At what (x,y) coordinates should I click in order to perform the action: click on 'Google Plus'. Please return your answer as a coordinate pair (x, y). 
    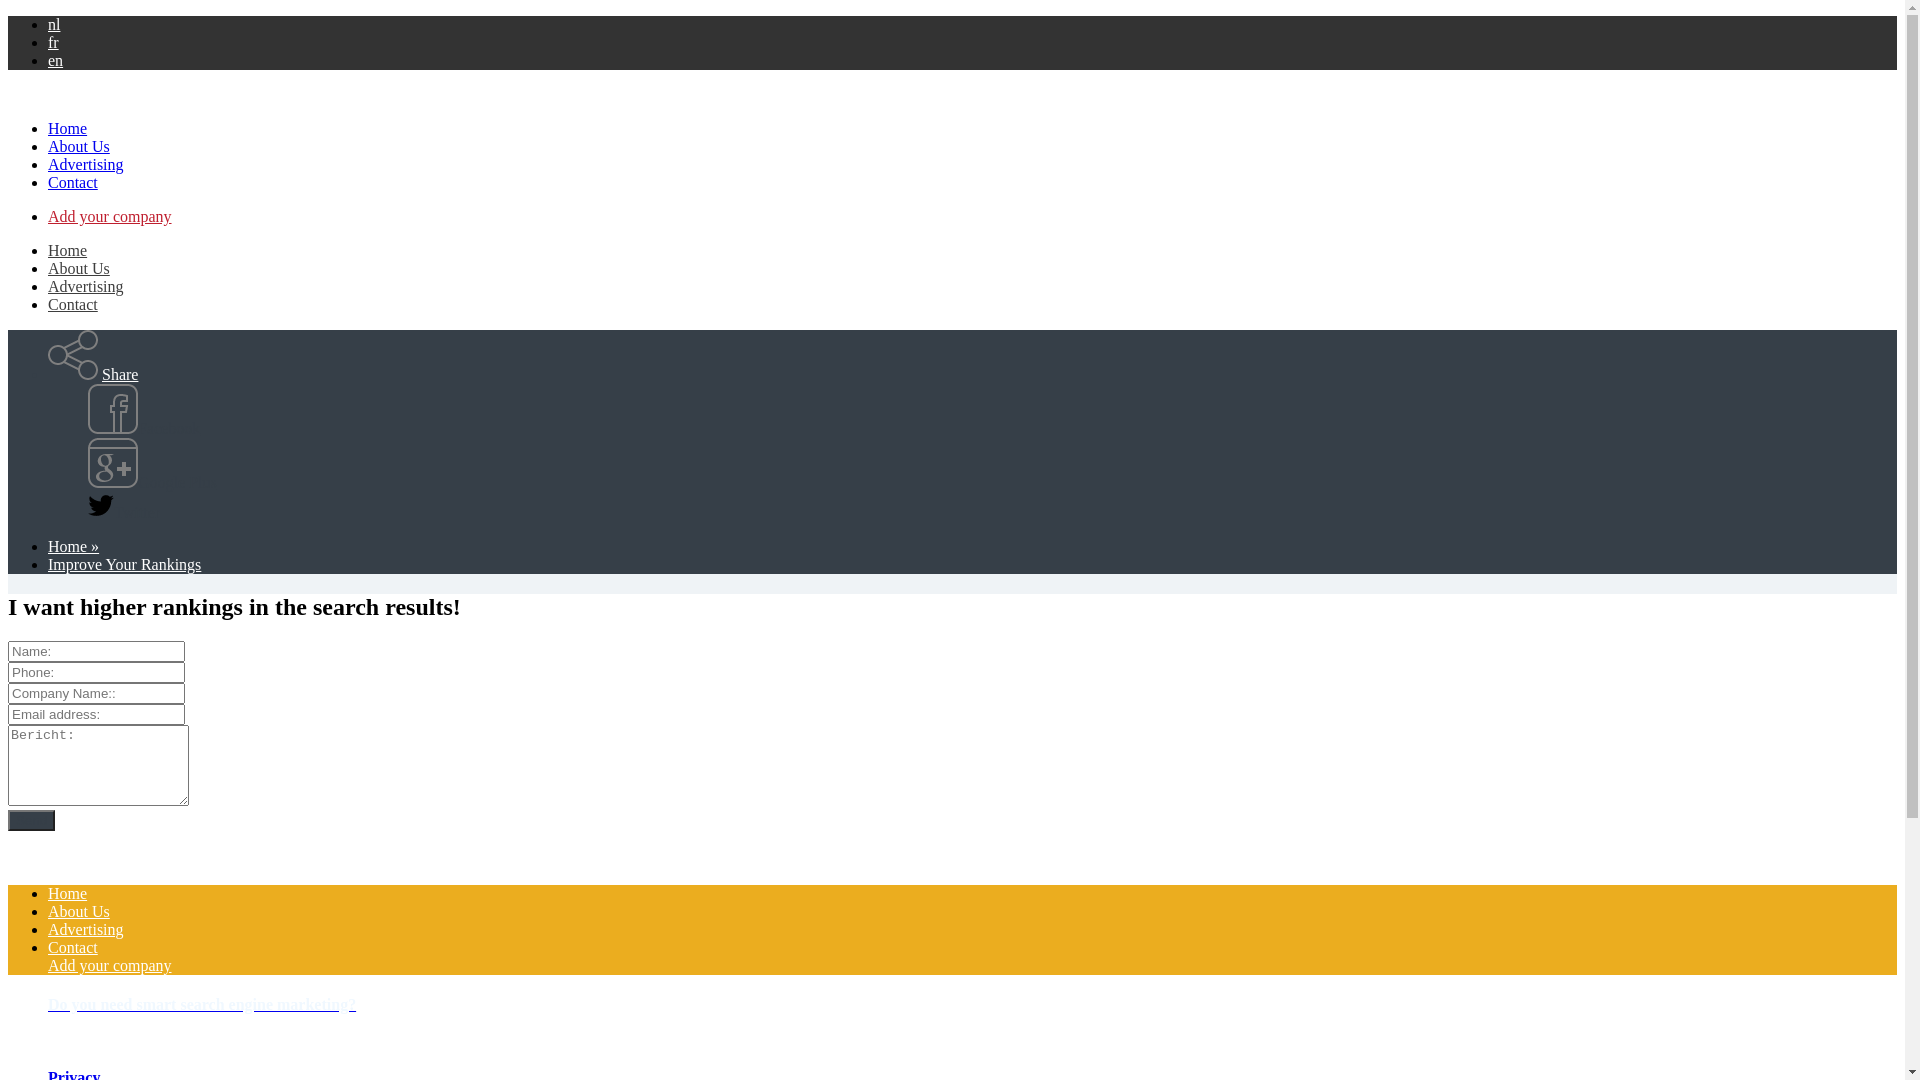
    Looking at the image, I should click on (151, 482).